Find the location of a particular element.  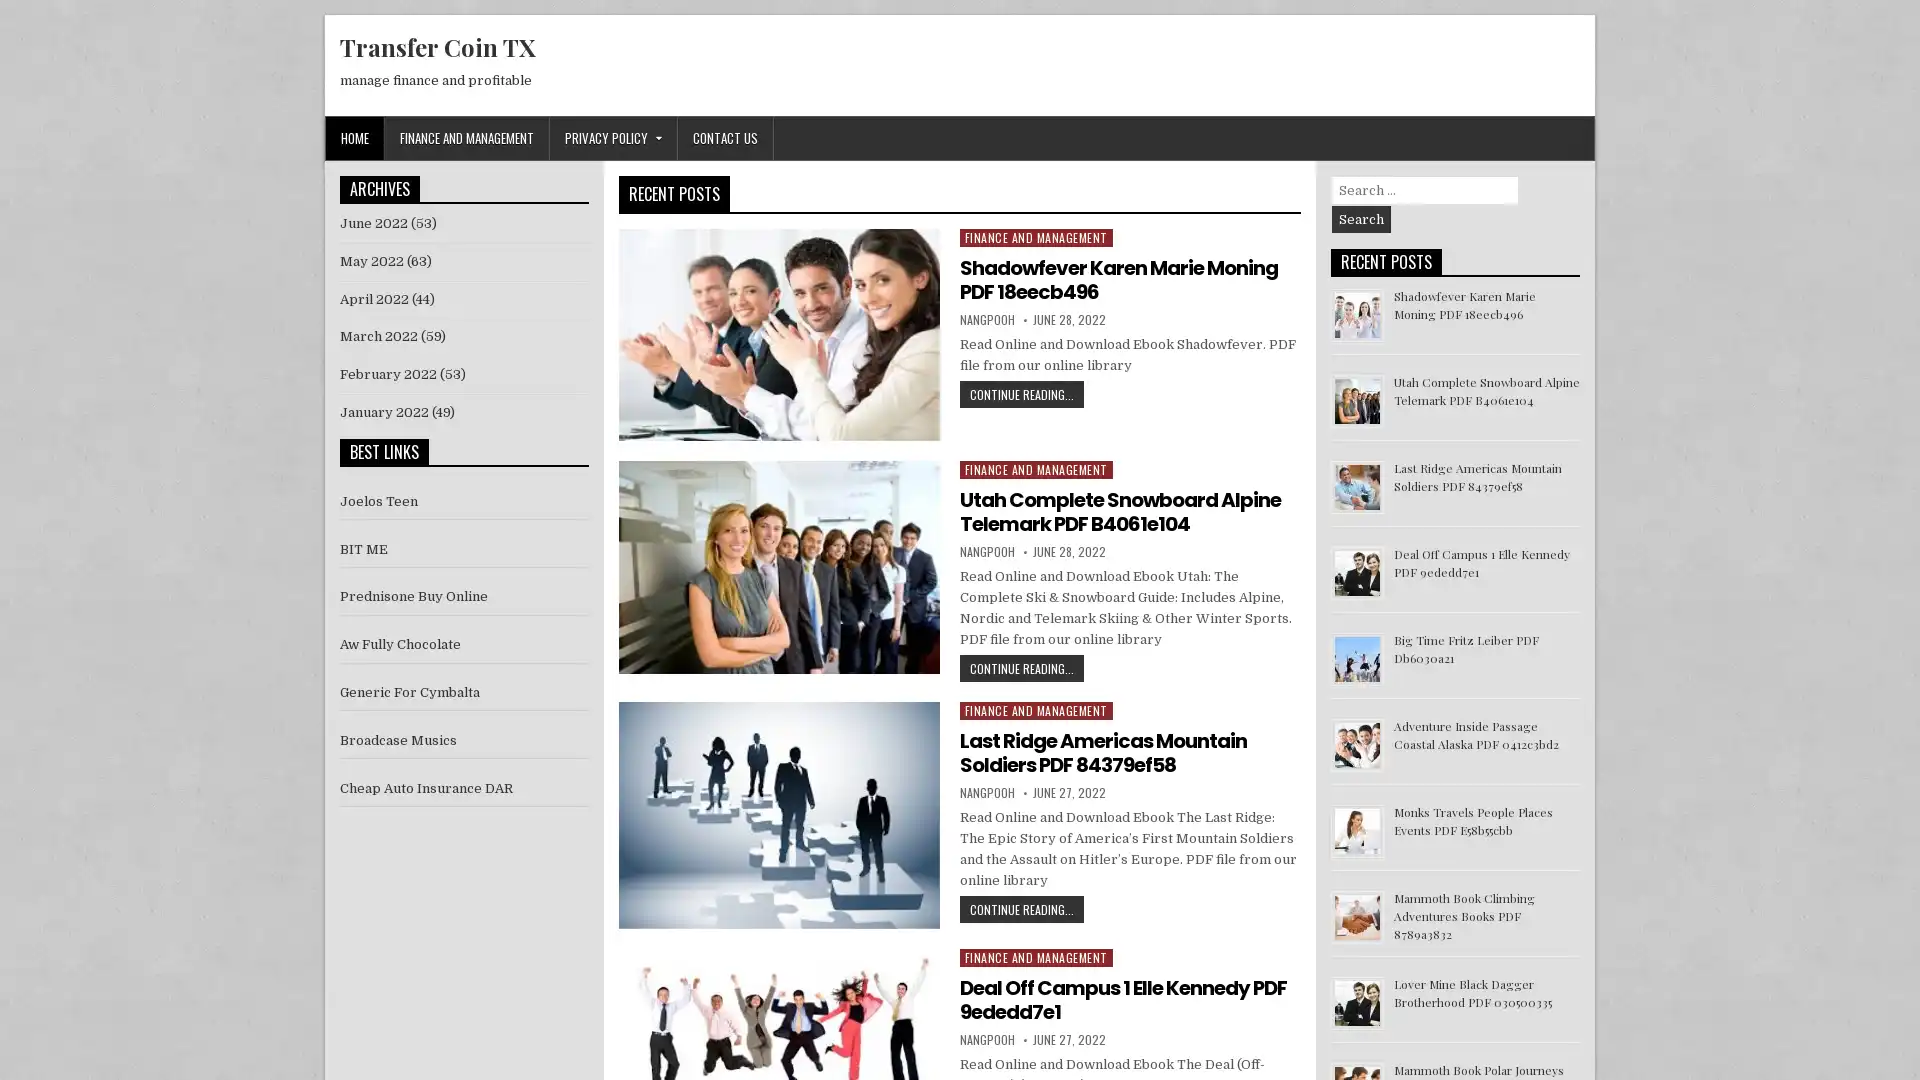

Search is located at coordinates (1360, 219).